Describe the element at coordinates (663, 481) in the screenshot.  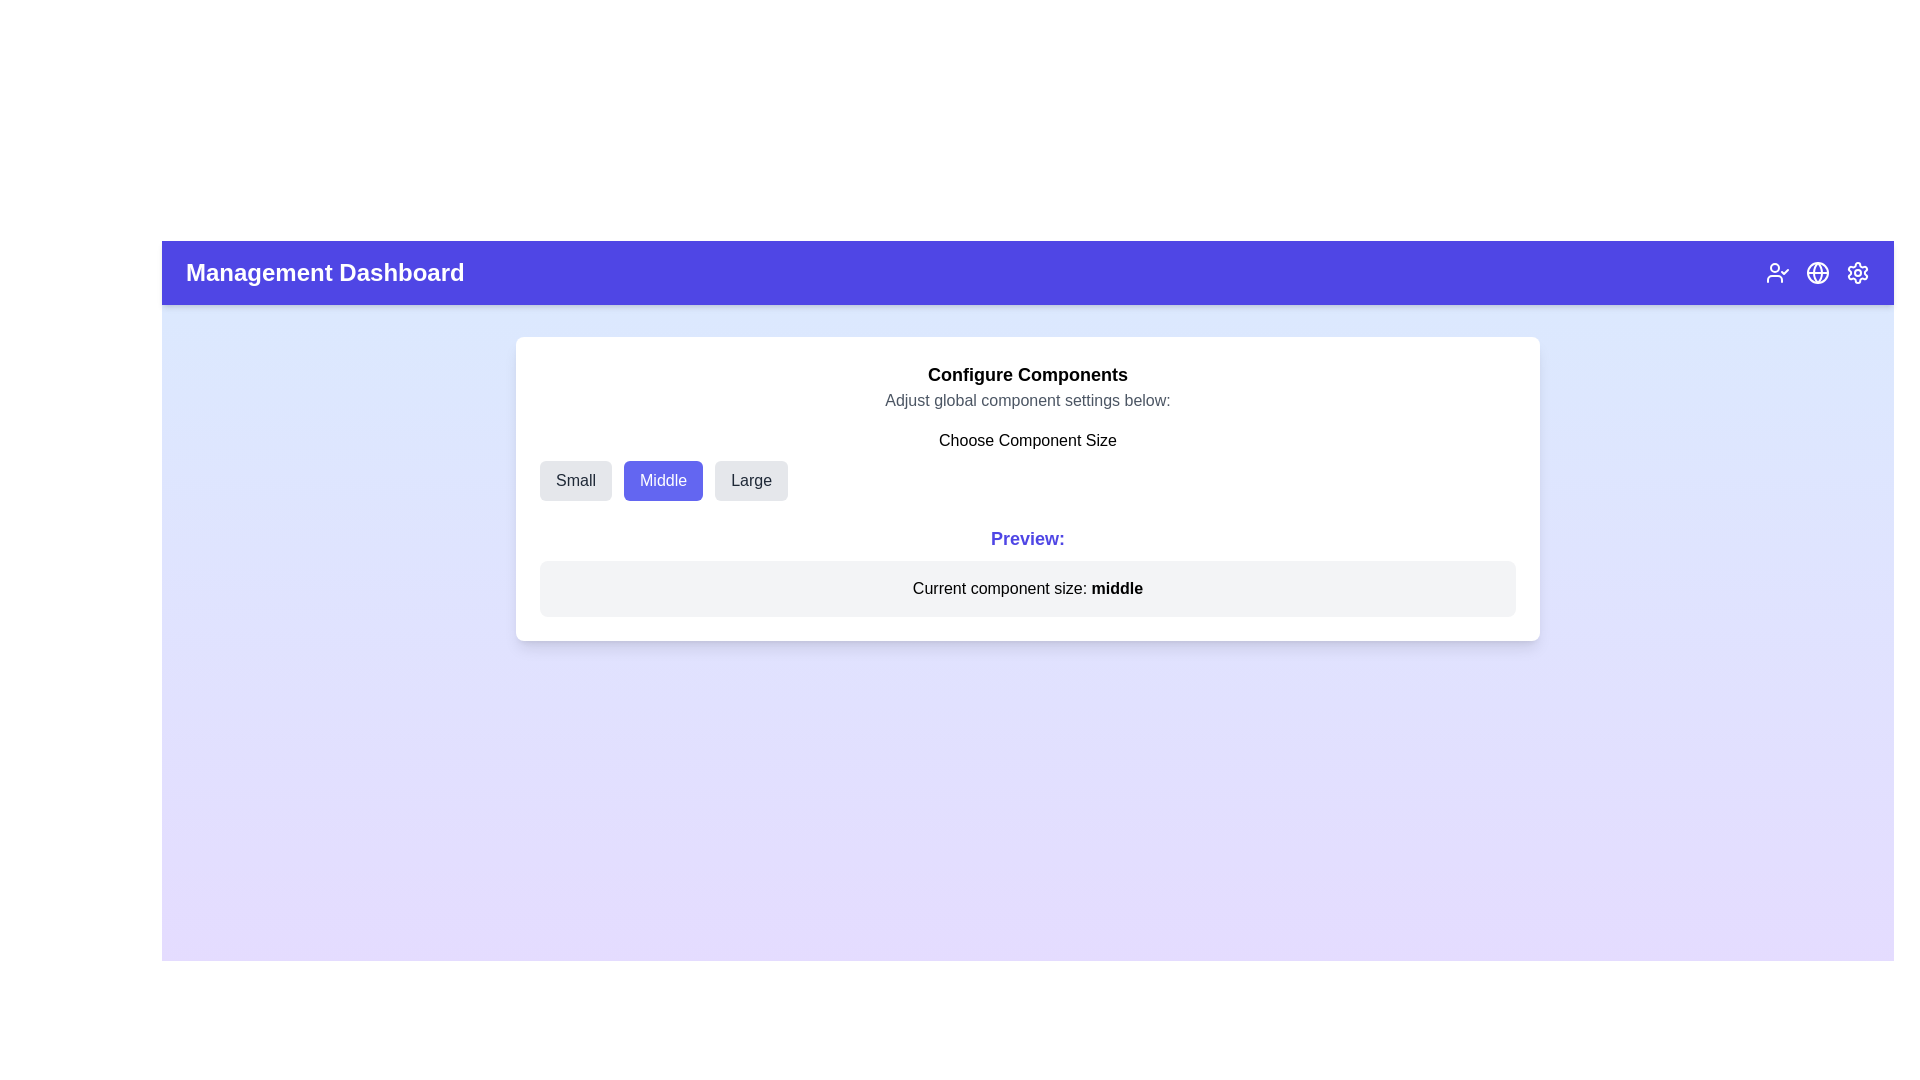
I see `the 'Middle' configuration button, which is the second of three horizontally arranged buttons` at that location.